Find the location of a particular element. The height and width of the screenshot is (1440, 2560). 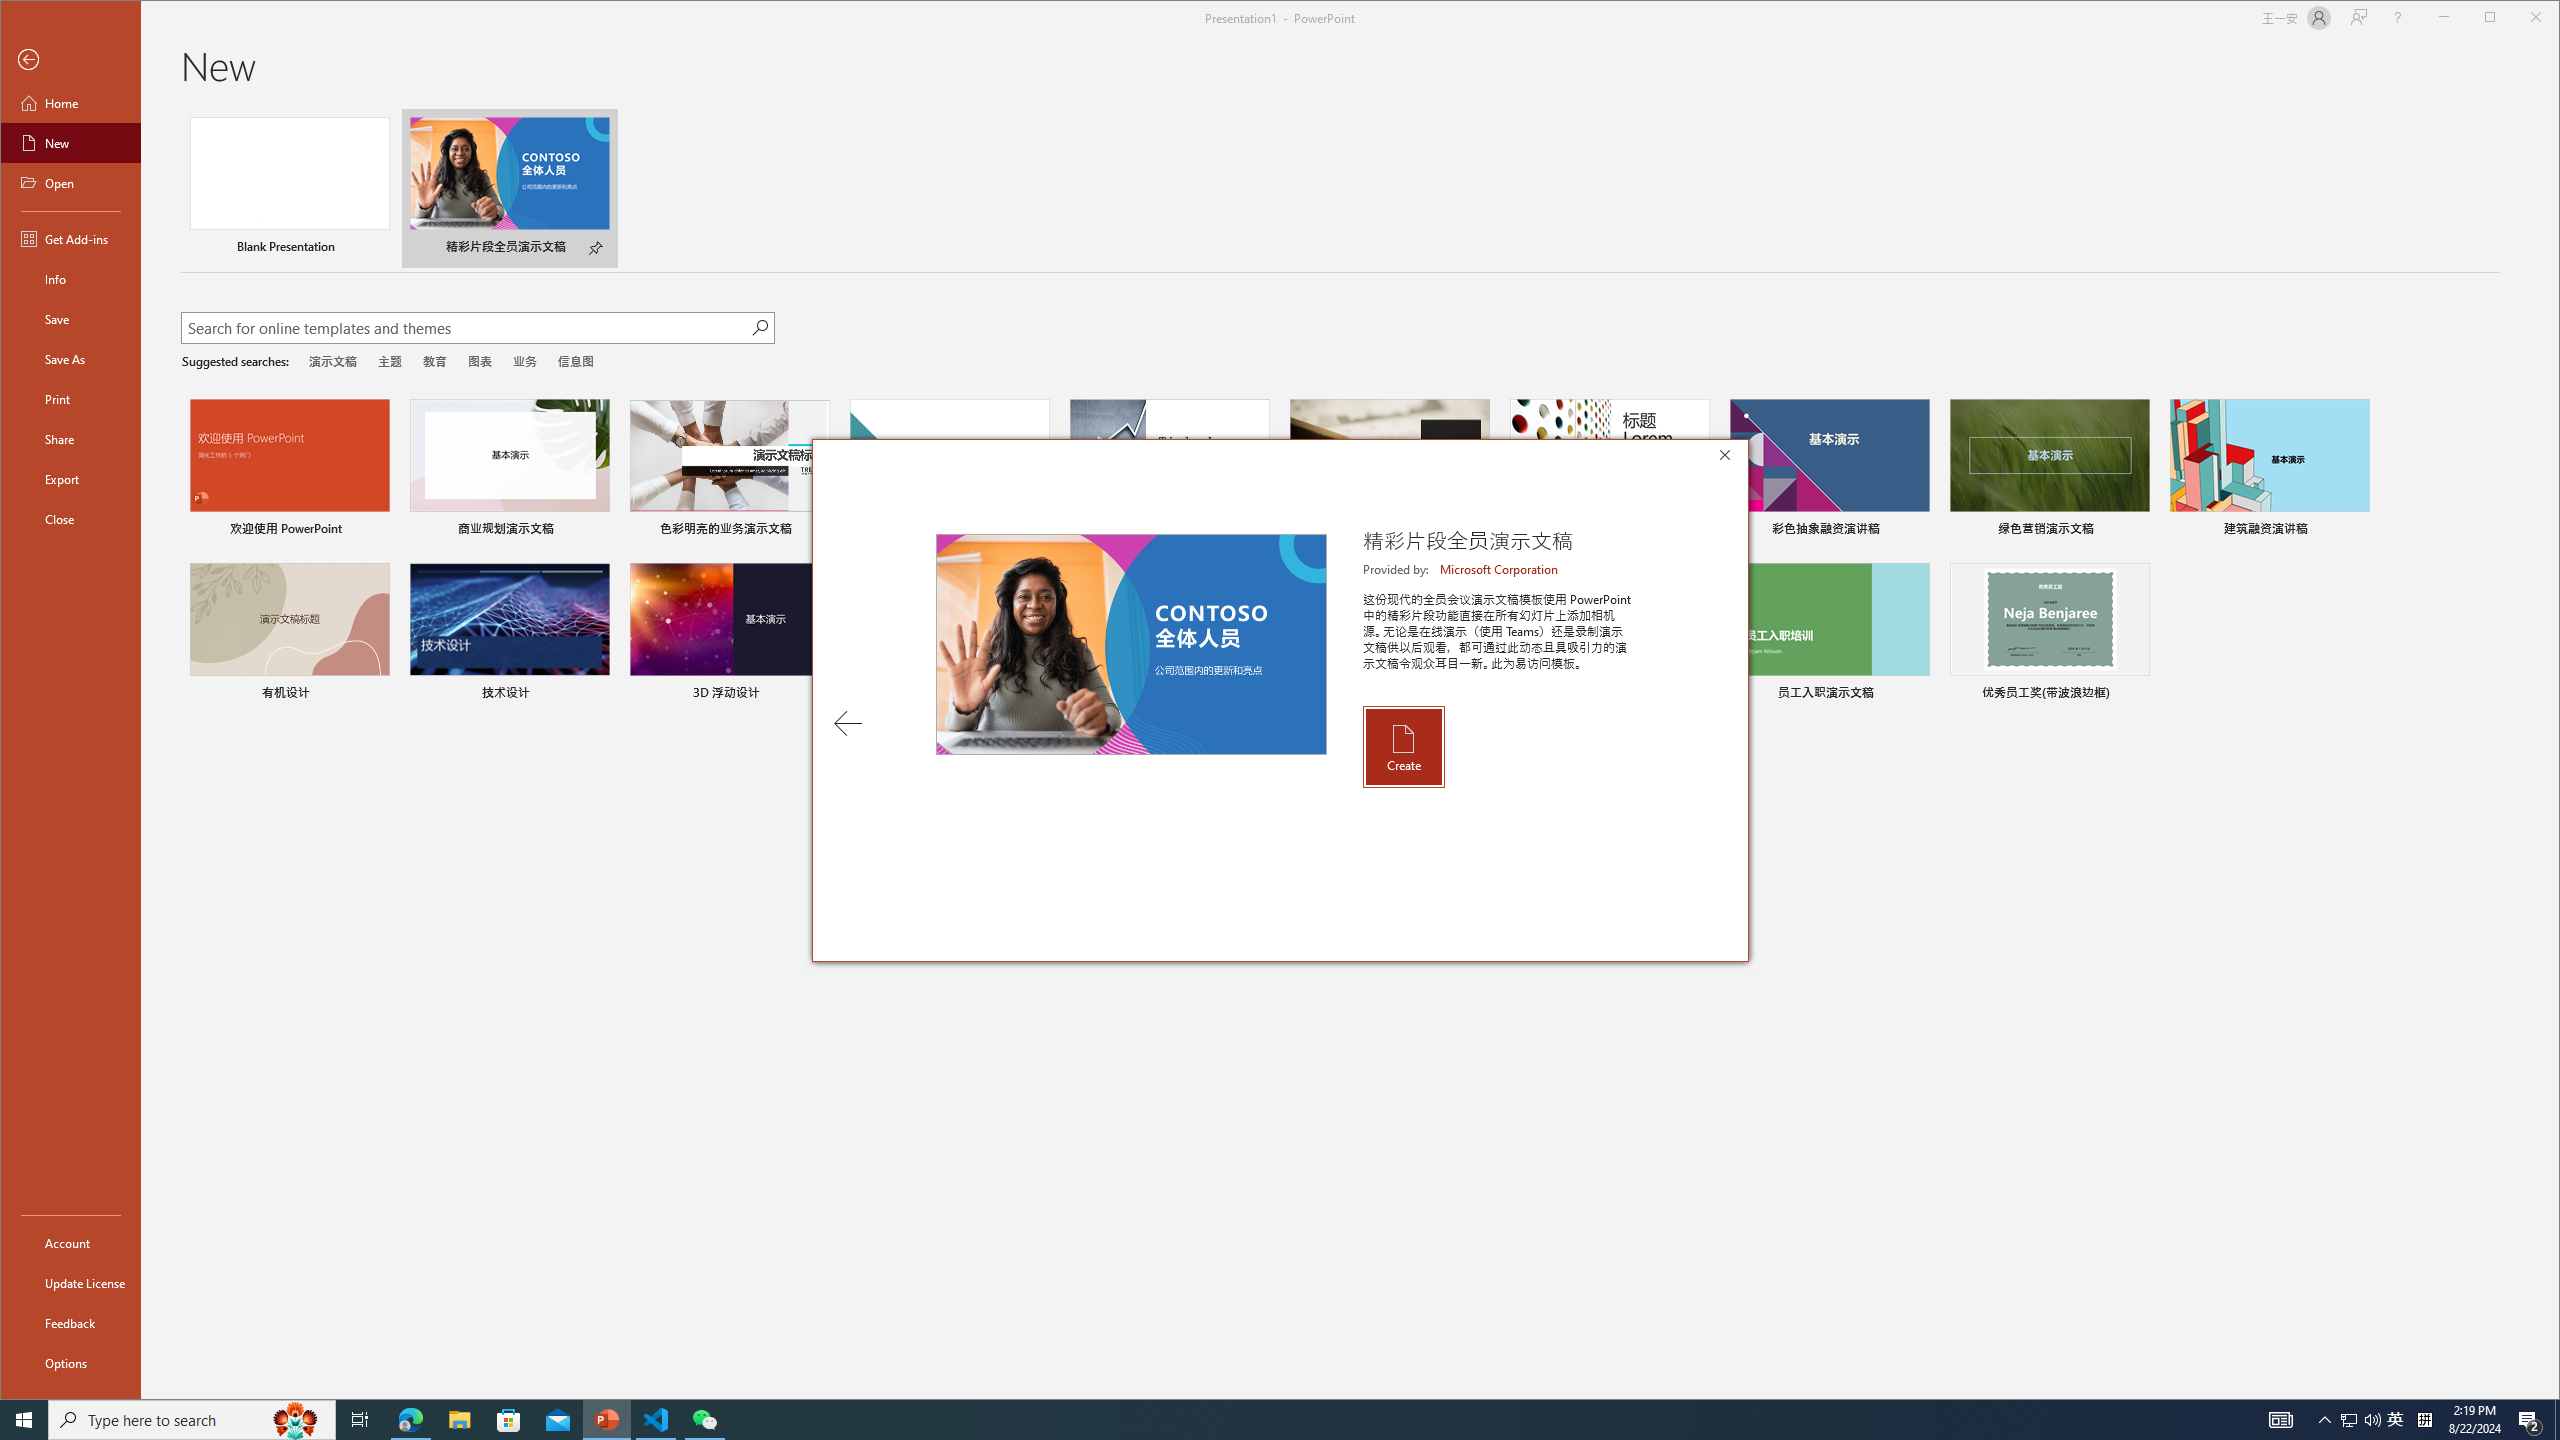

'Options' is located at coordinates (69, 1362).